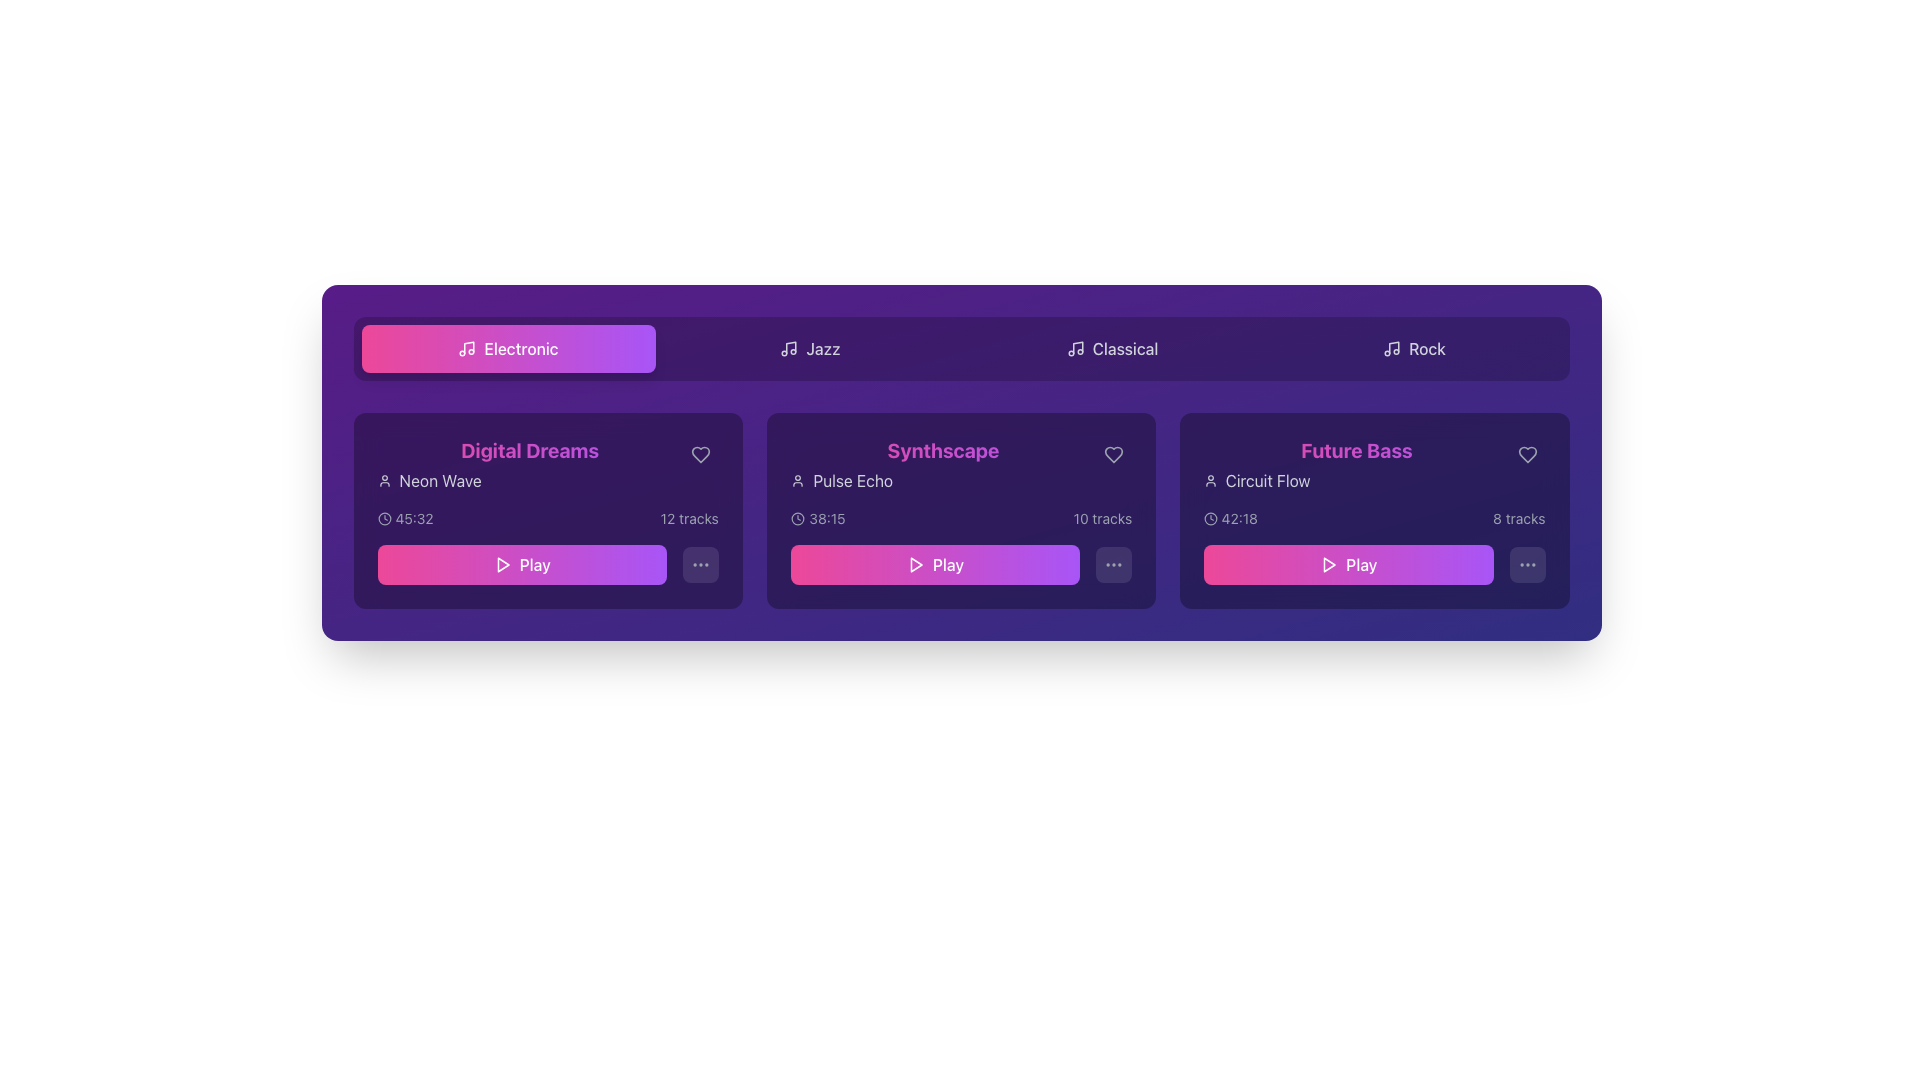 The height and width of the screenshot is (1080, 1920). Describe the element at coordinates (700, 564) in the screenshot. I see `the context menu trigger button located to the right of the 'Play' button in the 'Digital Dreams' section` at that location.